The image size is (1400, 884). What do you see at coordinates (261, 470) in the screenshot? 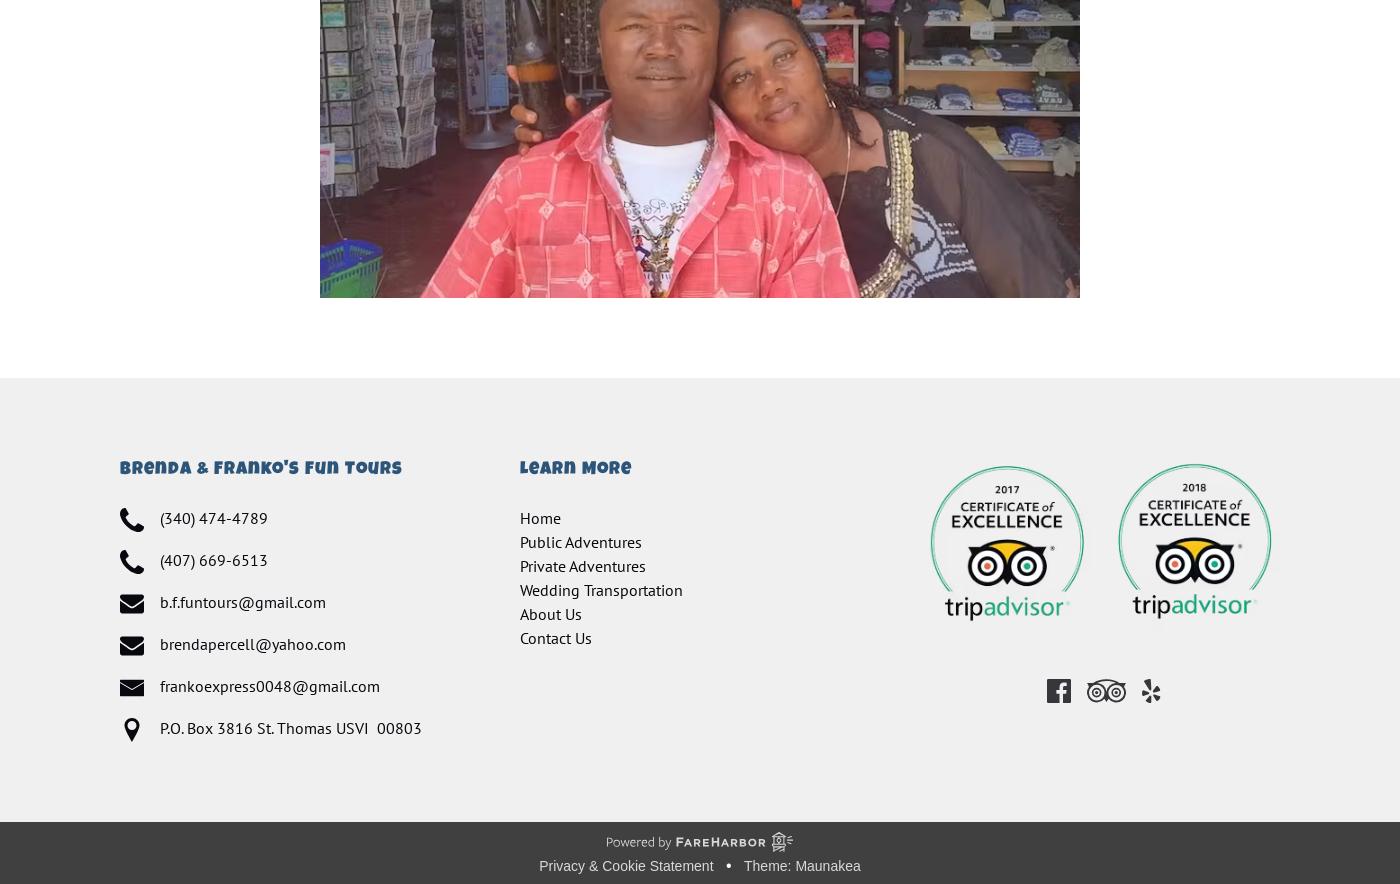
I see `'Brenda & Franko's Fun Tours'` at bounding box center [261, 470].